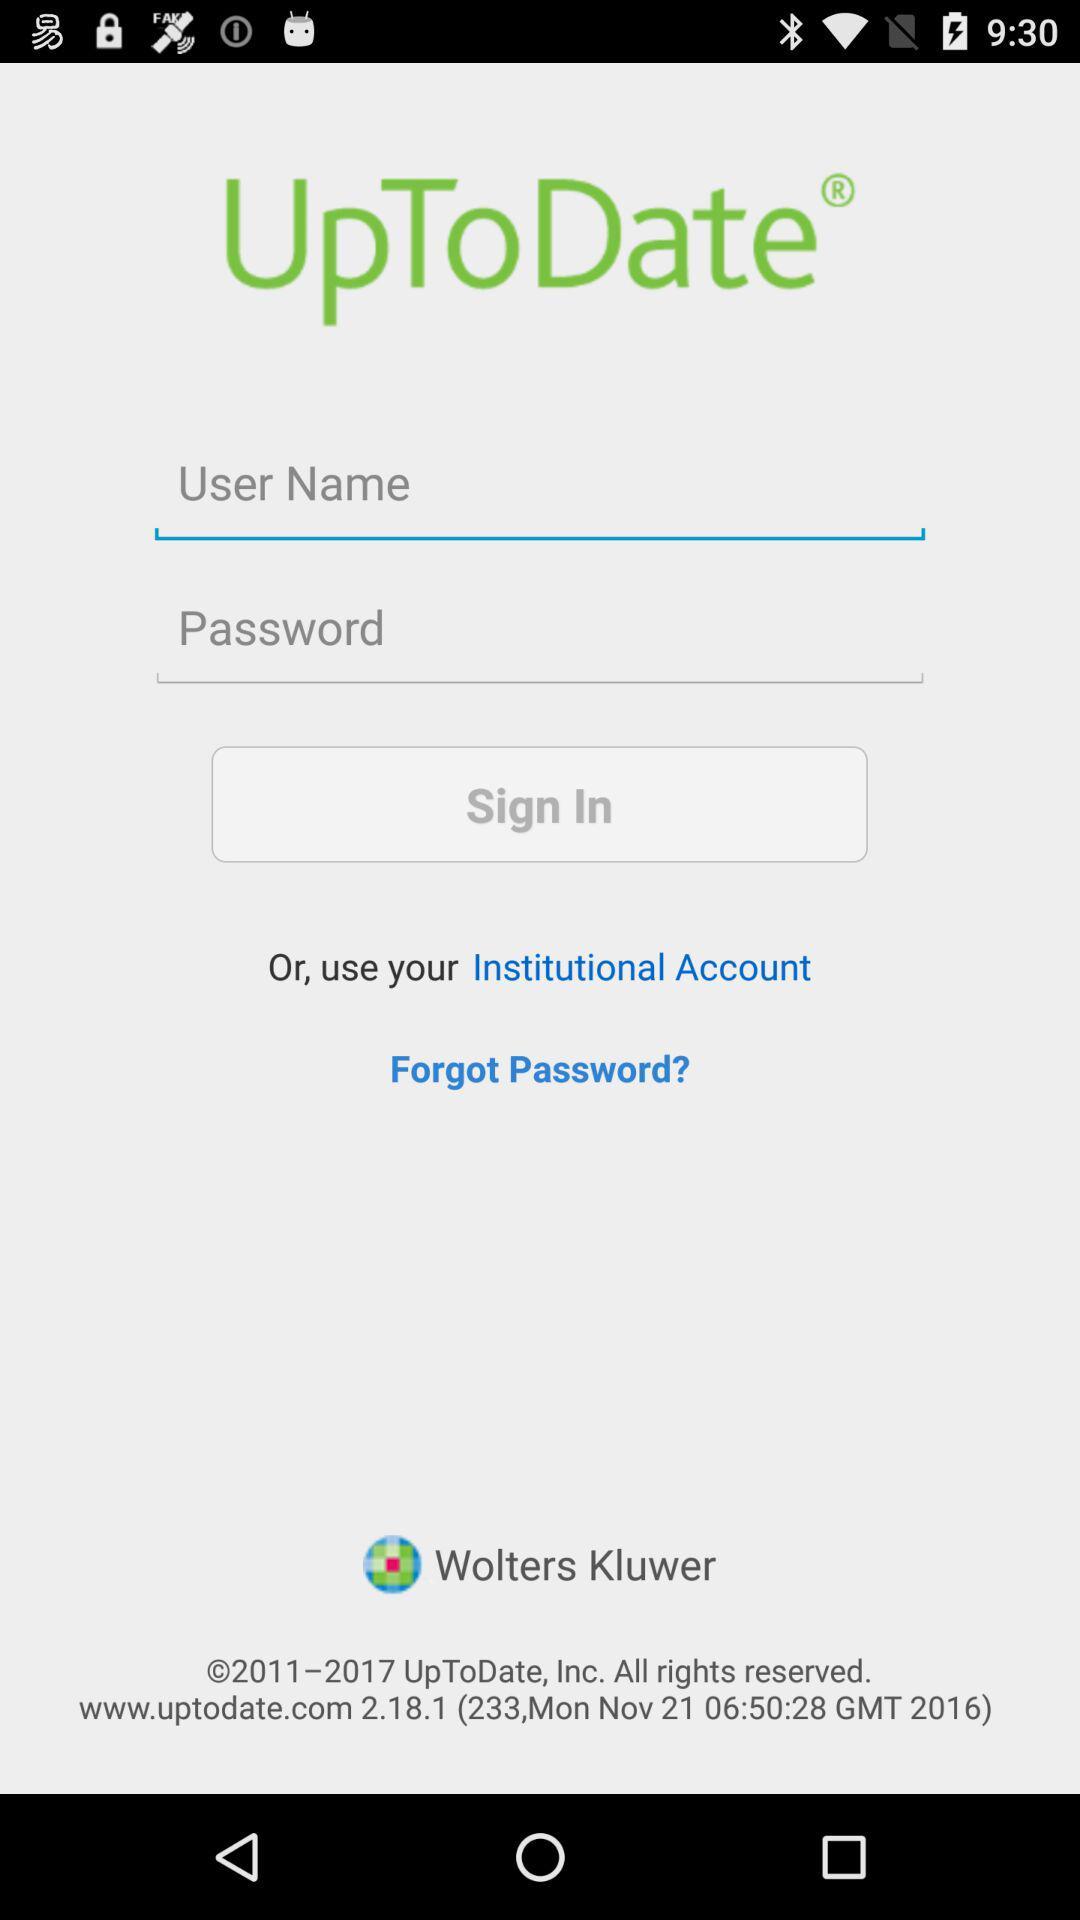 This screenshot has width=1080, height=1920. Describe the element at coordinates (538, 804) in the screenshot. I see `app above the or, use your app` at that location.